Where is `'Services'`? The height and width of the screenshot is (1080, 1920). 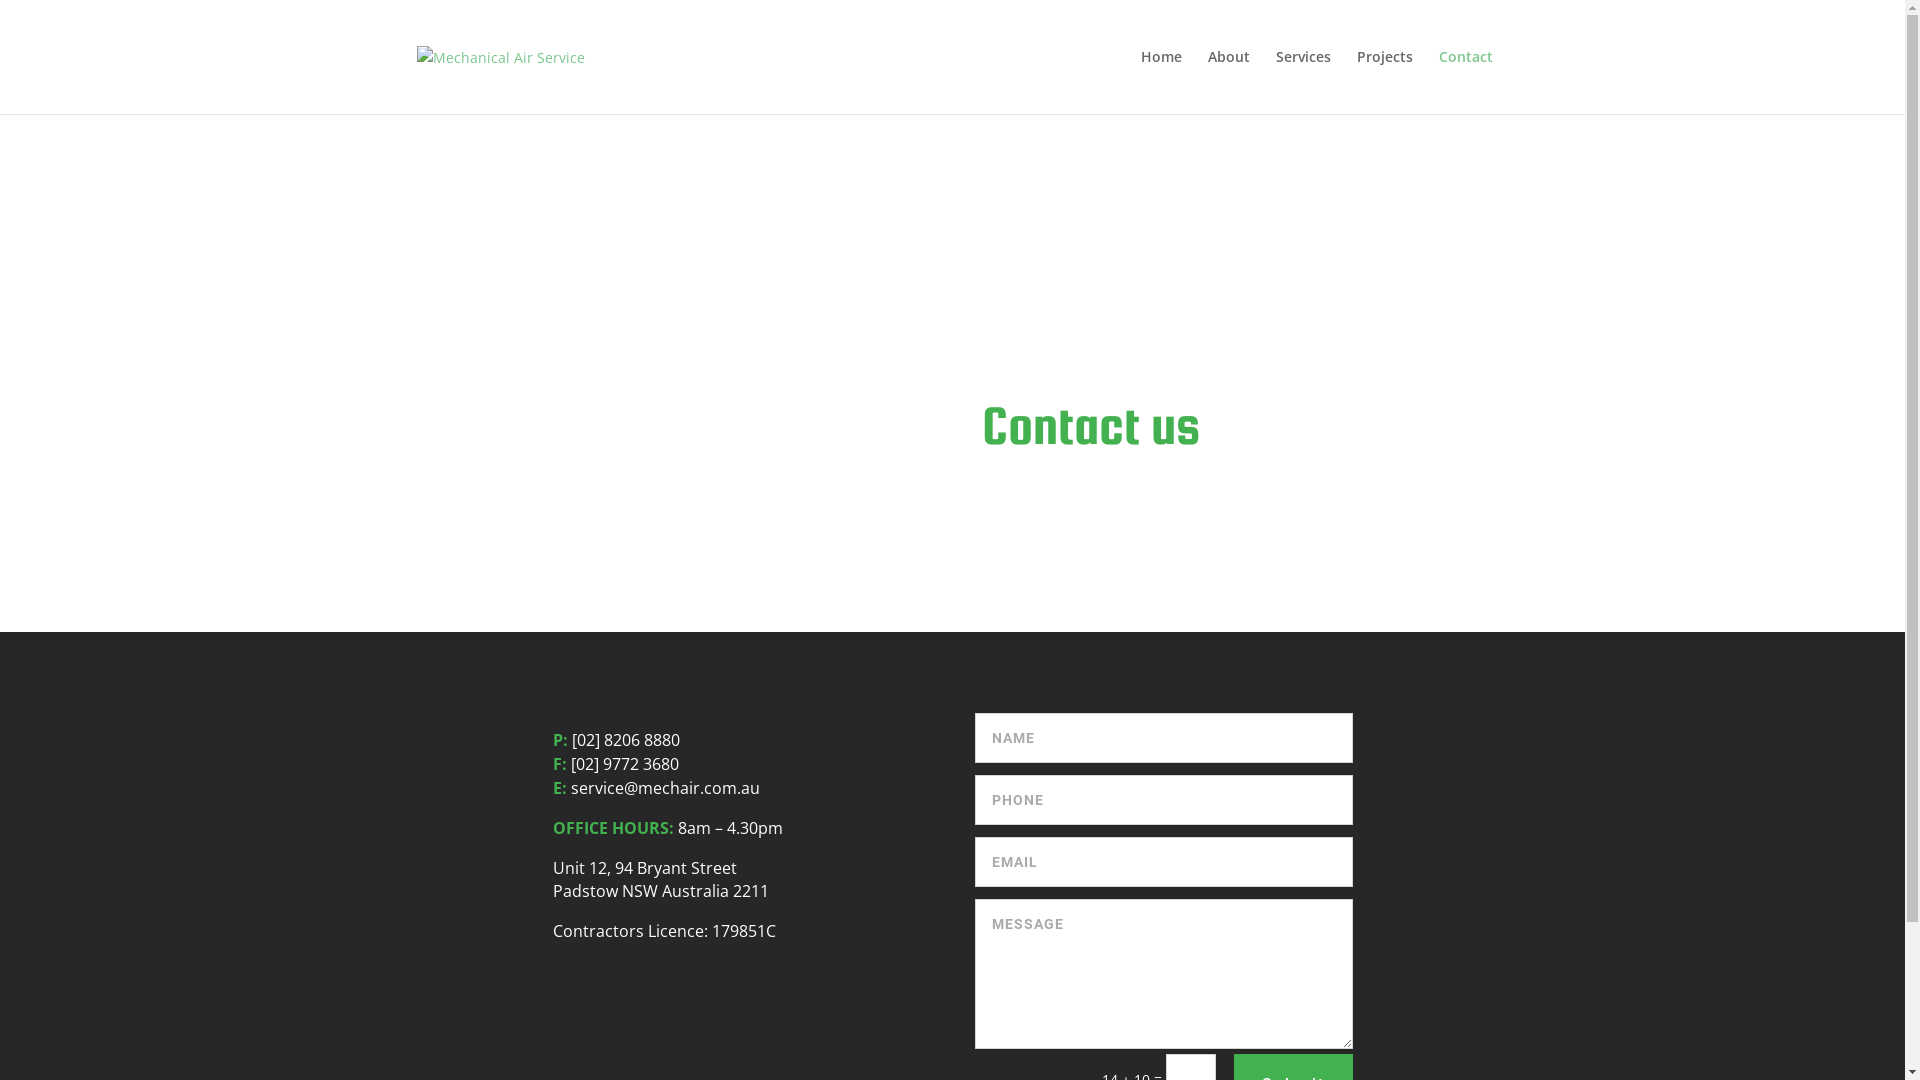 'Services' is located at coordinates (1303, 80).